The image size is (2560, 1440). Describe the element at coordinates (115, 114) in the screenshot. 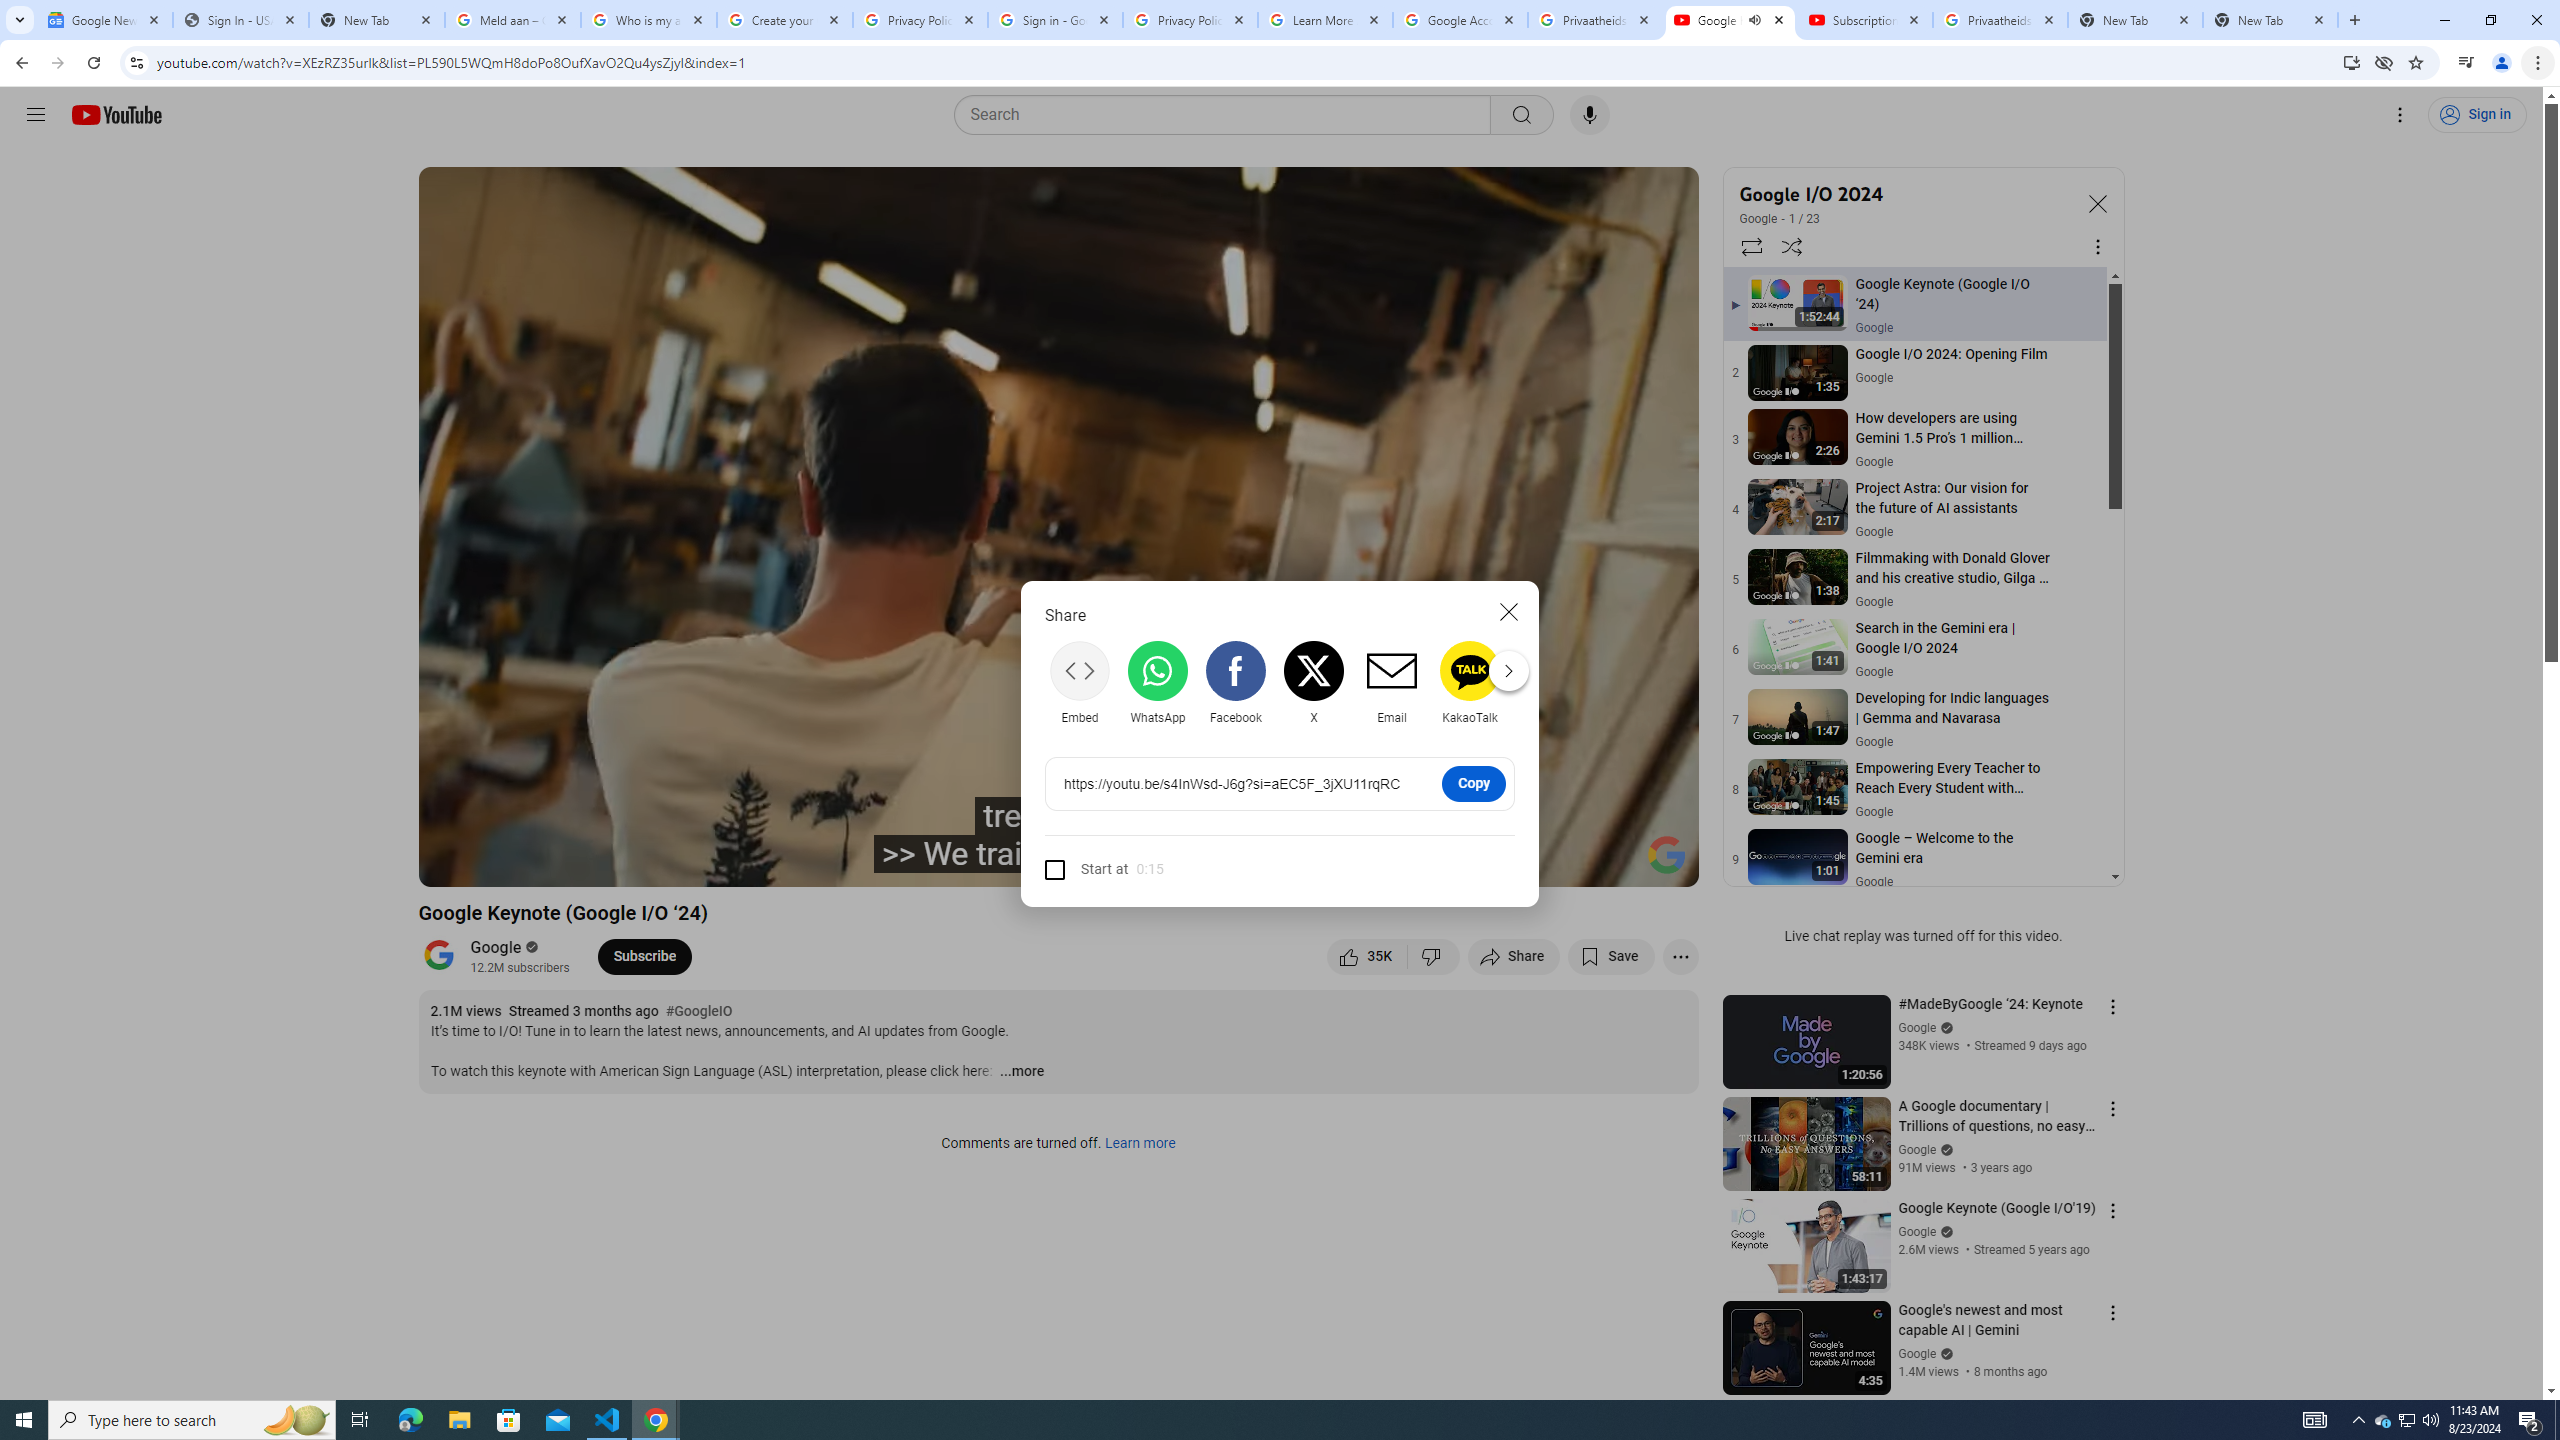

I see `'YouTube Home'` at that location.